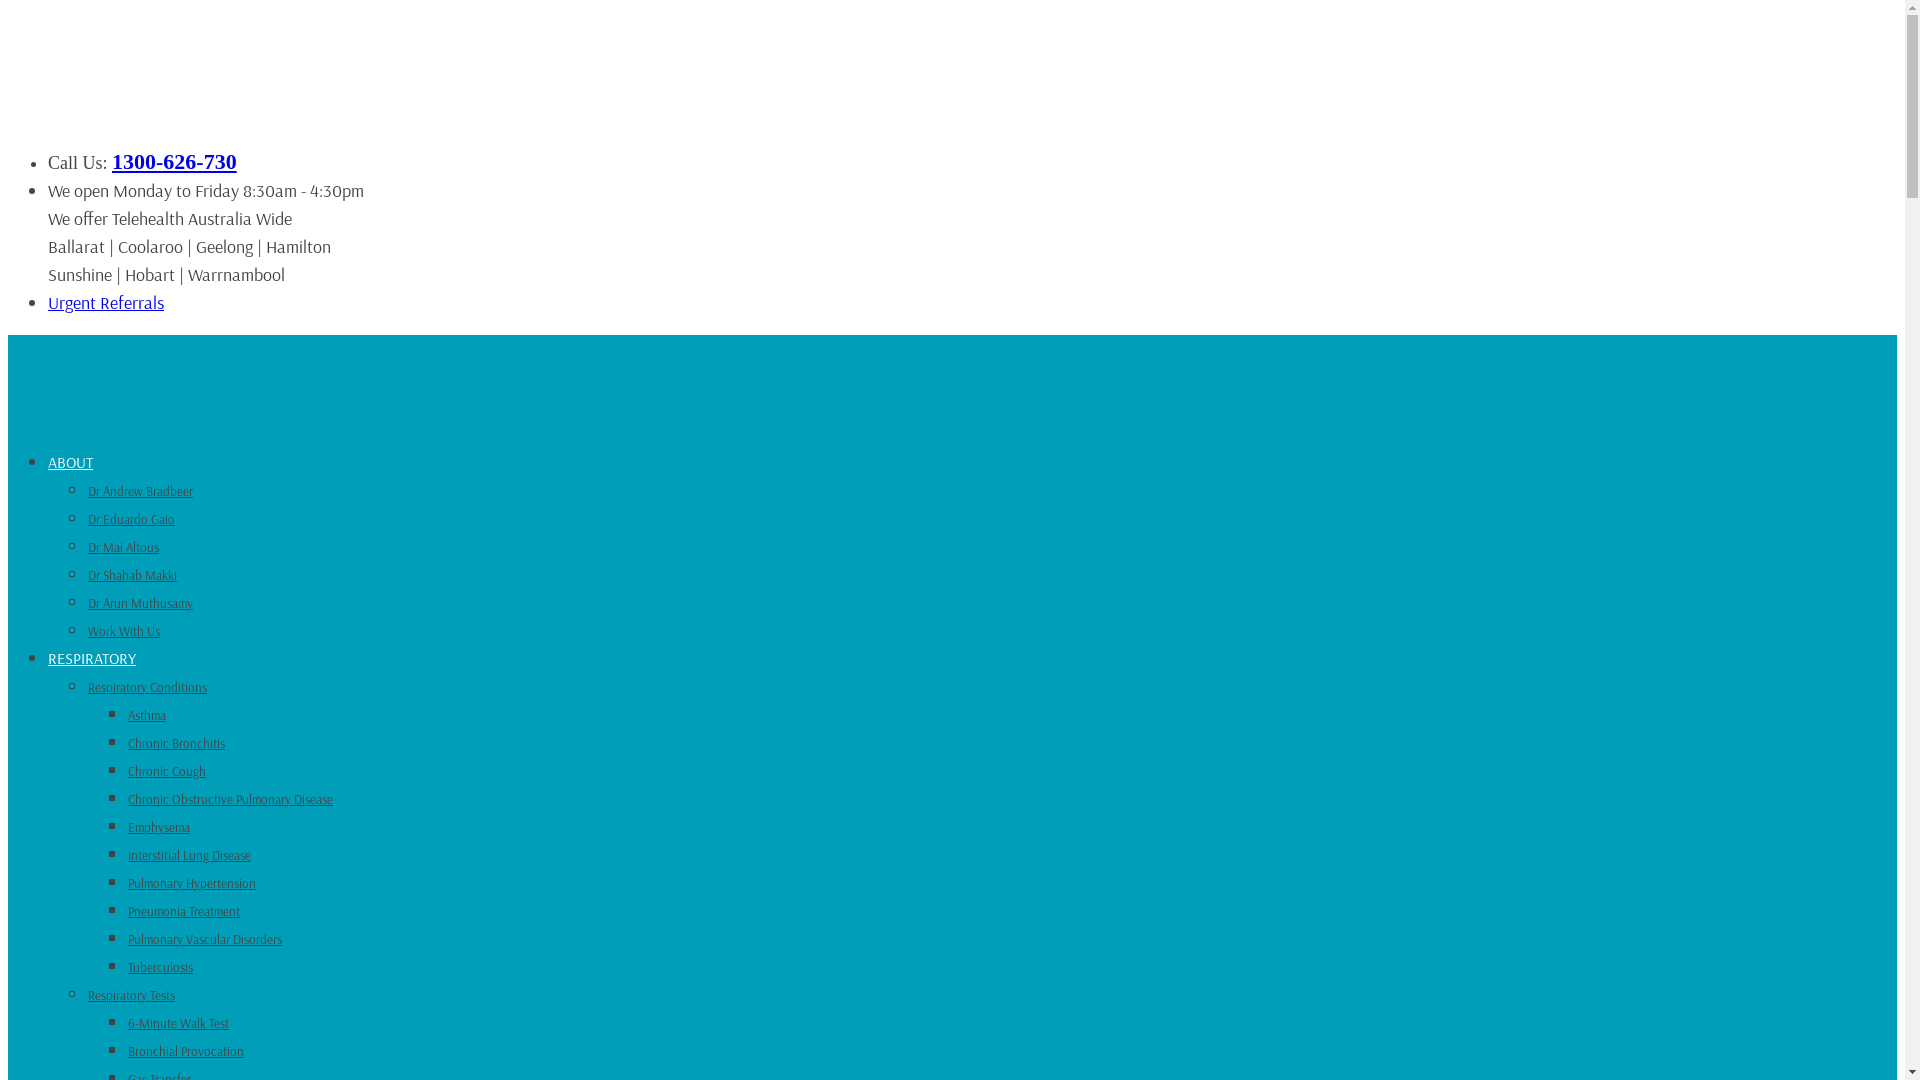 The height and width of the screenshot is (1080, 1920). I want to click on '1300-626-730', so click(110, 160).